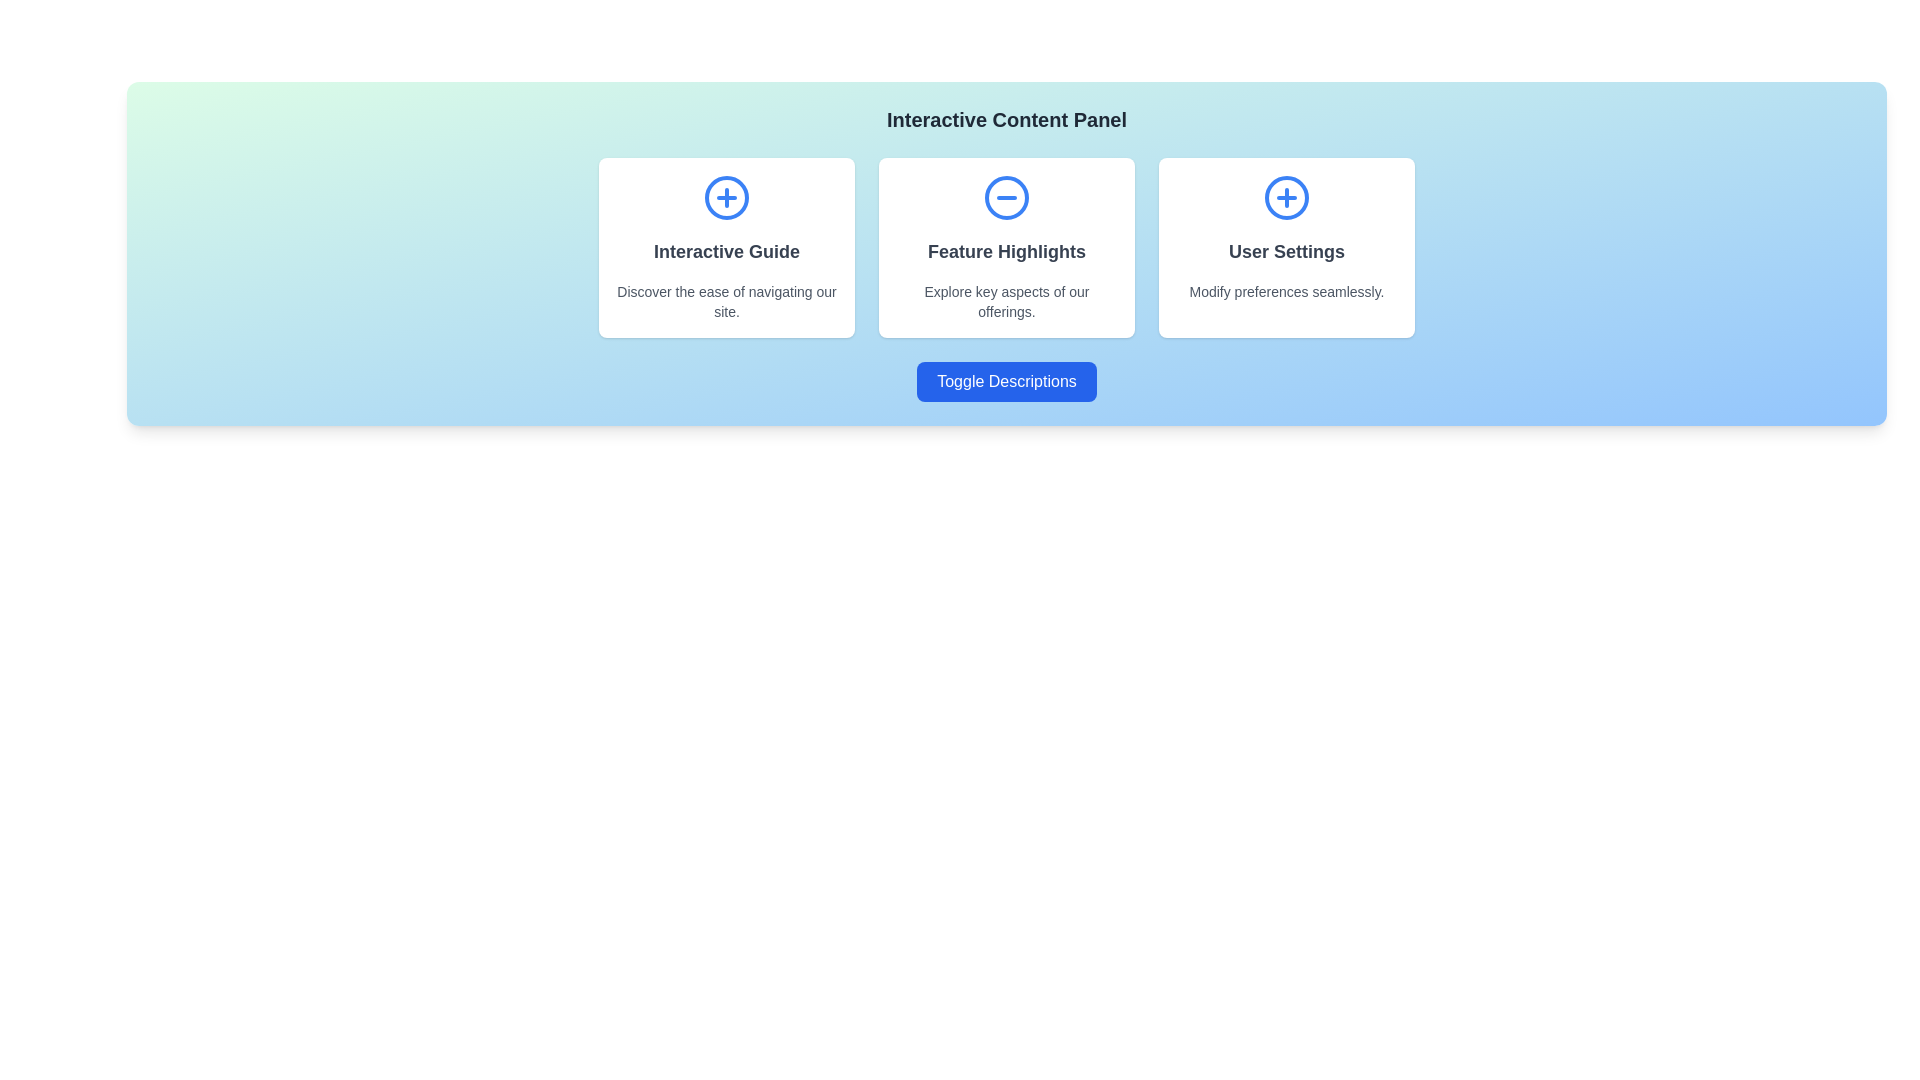 This screenshot has height=1080, width=1920. What do you see at coordinates (1286, 246) in the screenshot?
I see `the 'User Settings' card, which has a white background, a blue circular plus icon, and is the third card in a row of three` at bounding box center [1286, 246].